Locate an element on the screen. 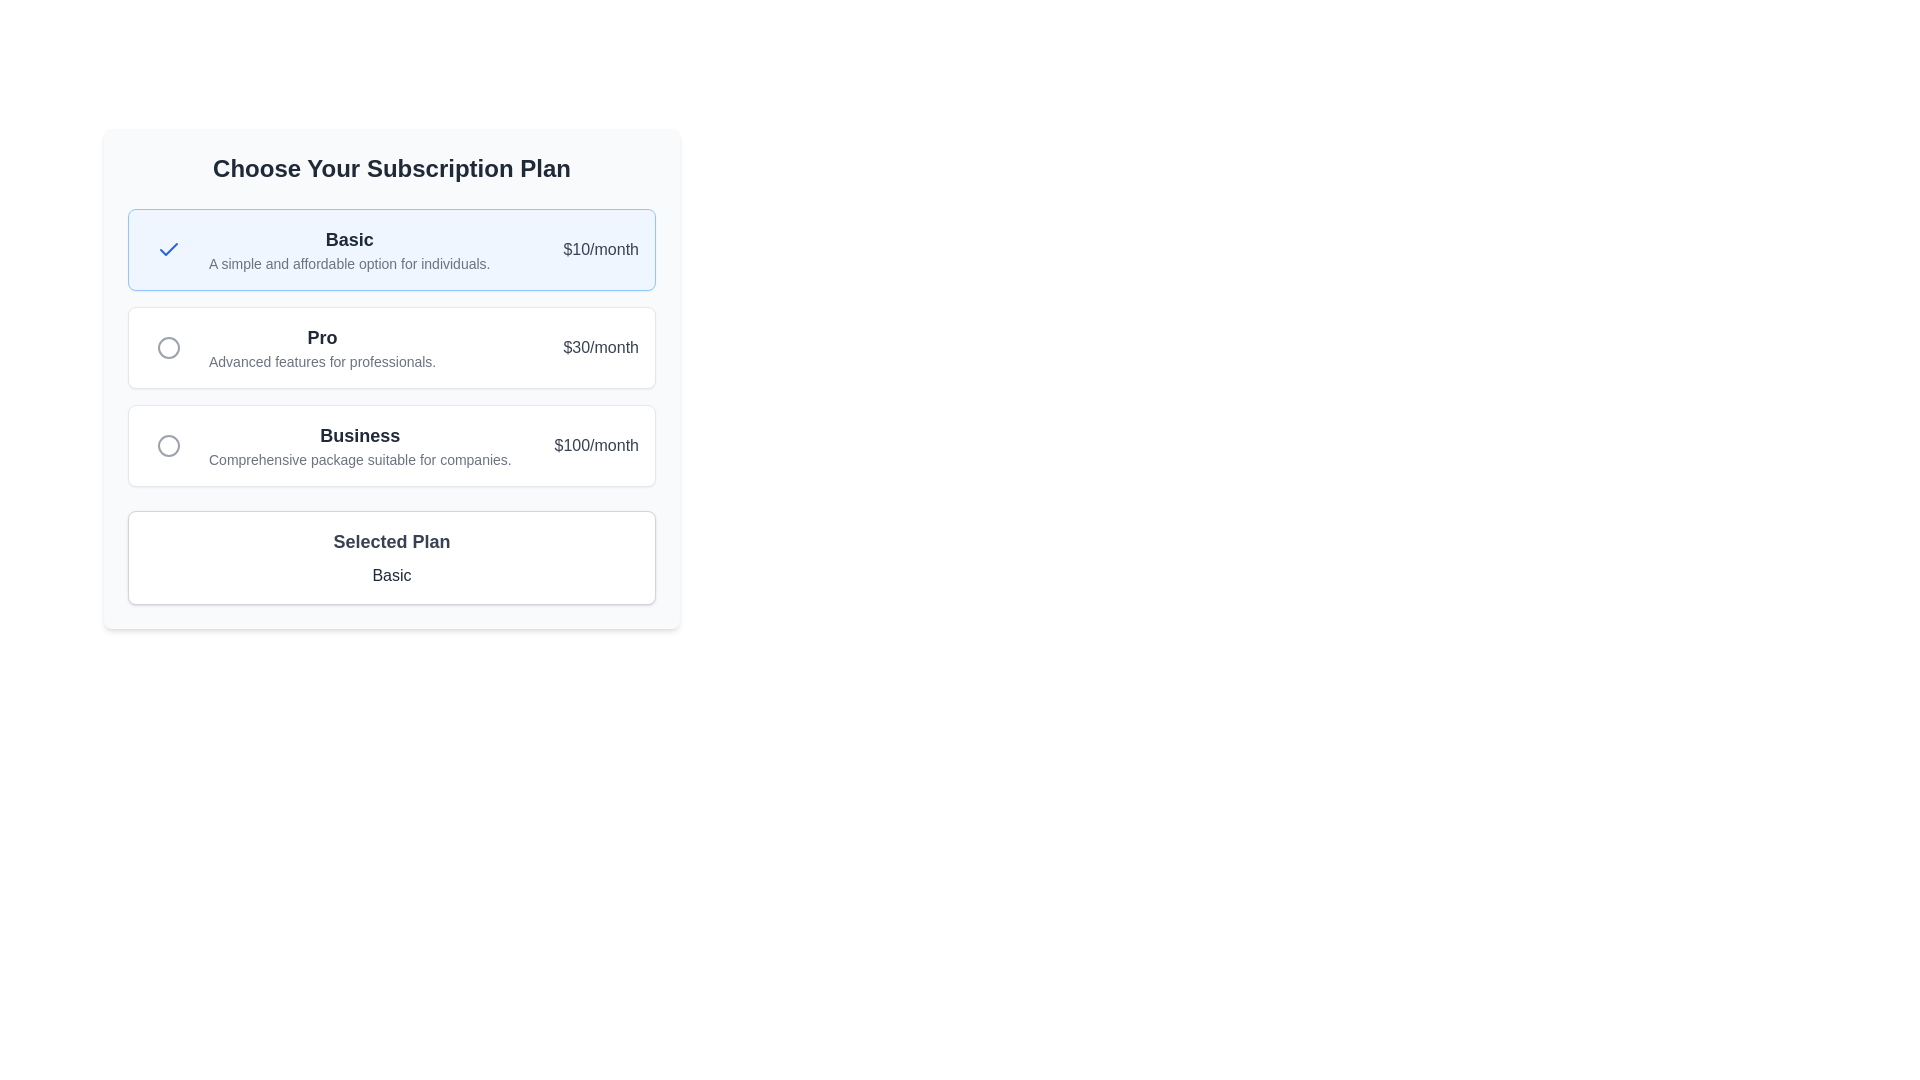  text label that displays 'A simple and affordable option for individuals.' located under the 'Basic' plan title in the subscription selection layout is located at coordinates (349, 262).